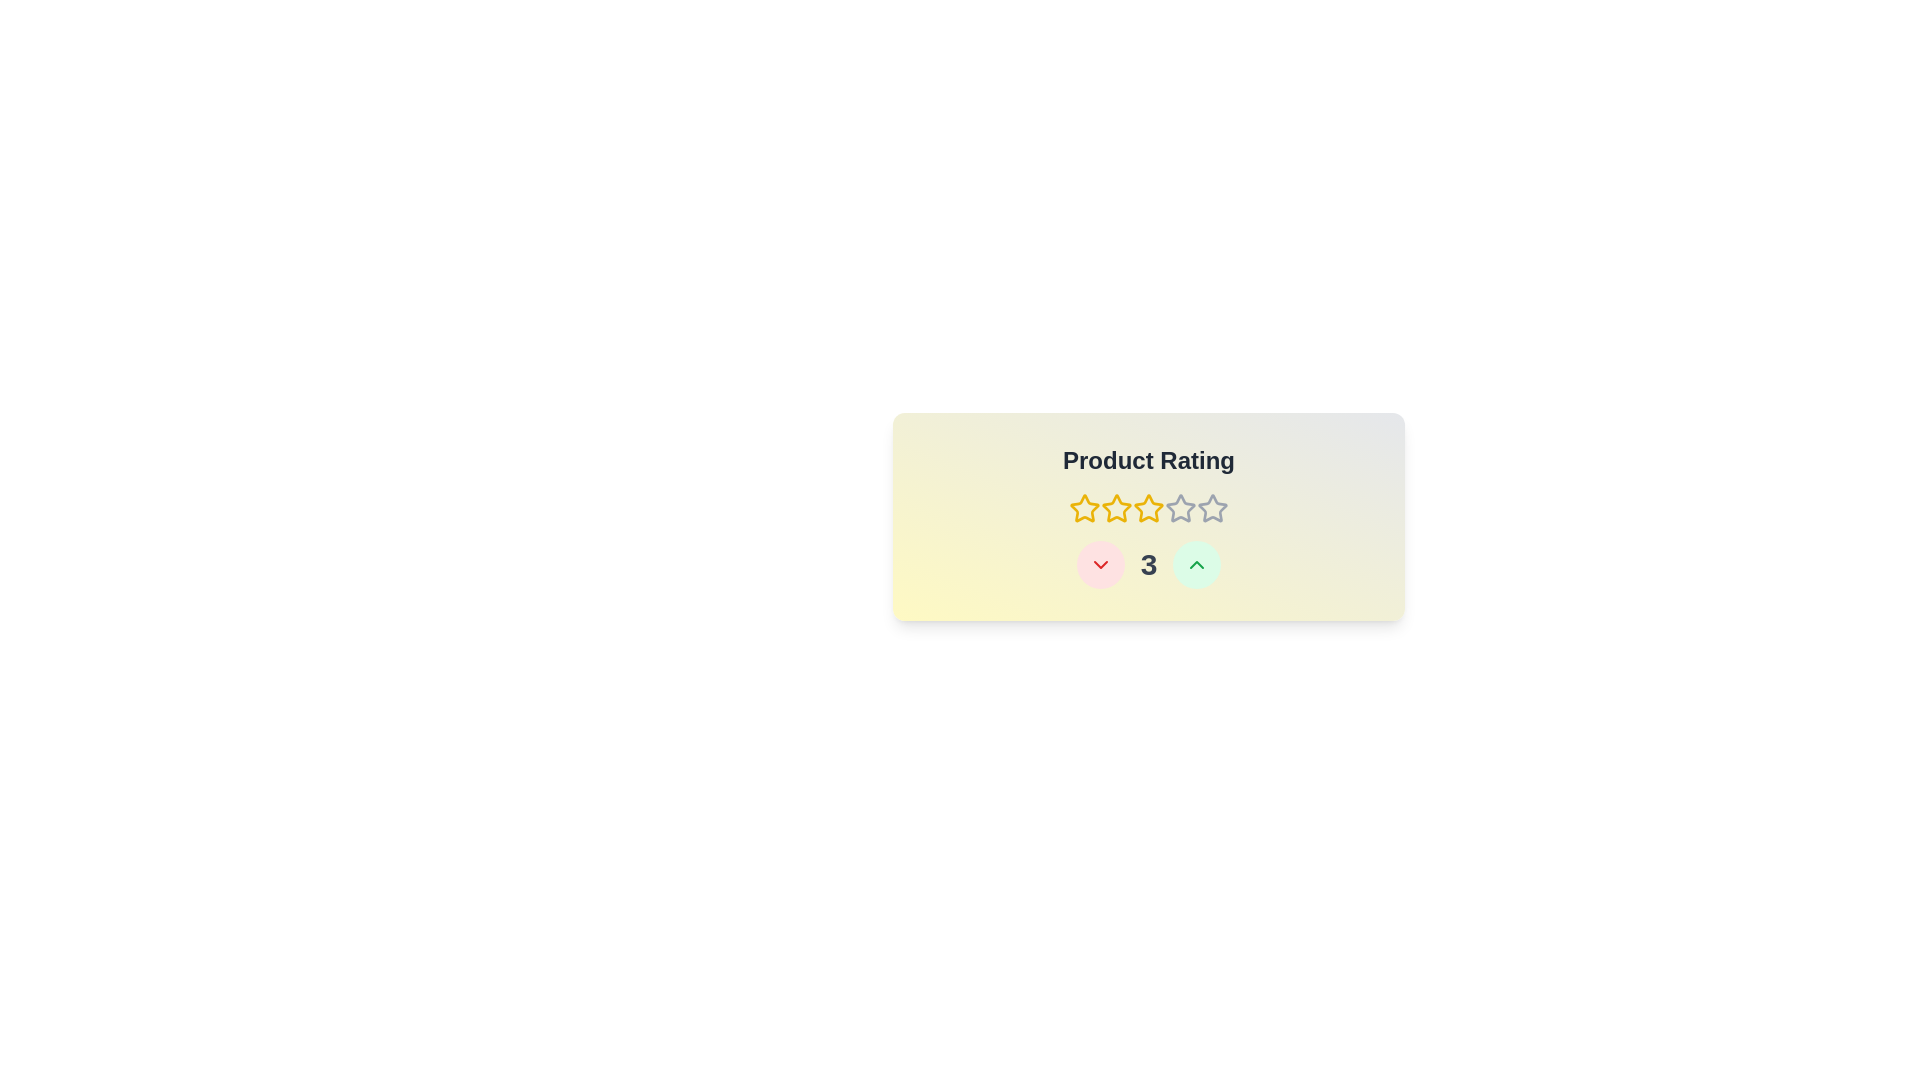 The height and width of the screenshot is (1080, 1920). Describe the element at coordinates (1116, 508) in the screenshot. I see `the third yellow outlined half-filled star icon in the rating bar located beneath 'Product Rating'` at that location.